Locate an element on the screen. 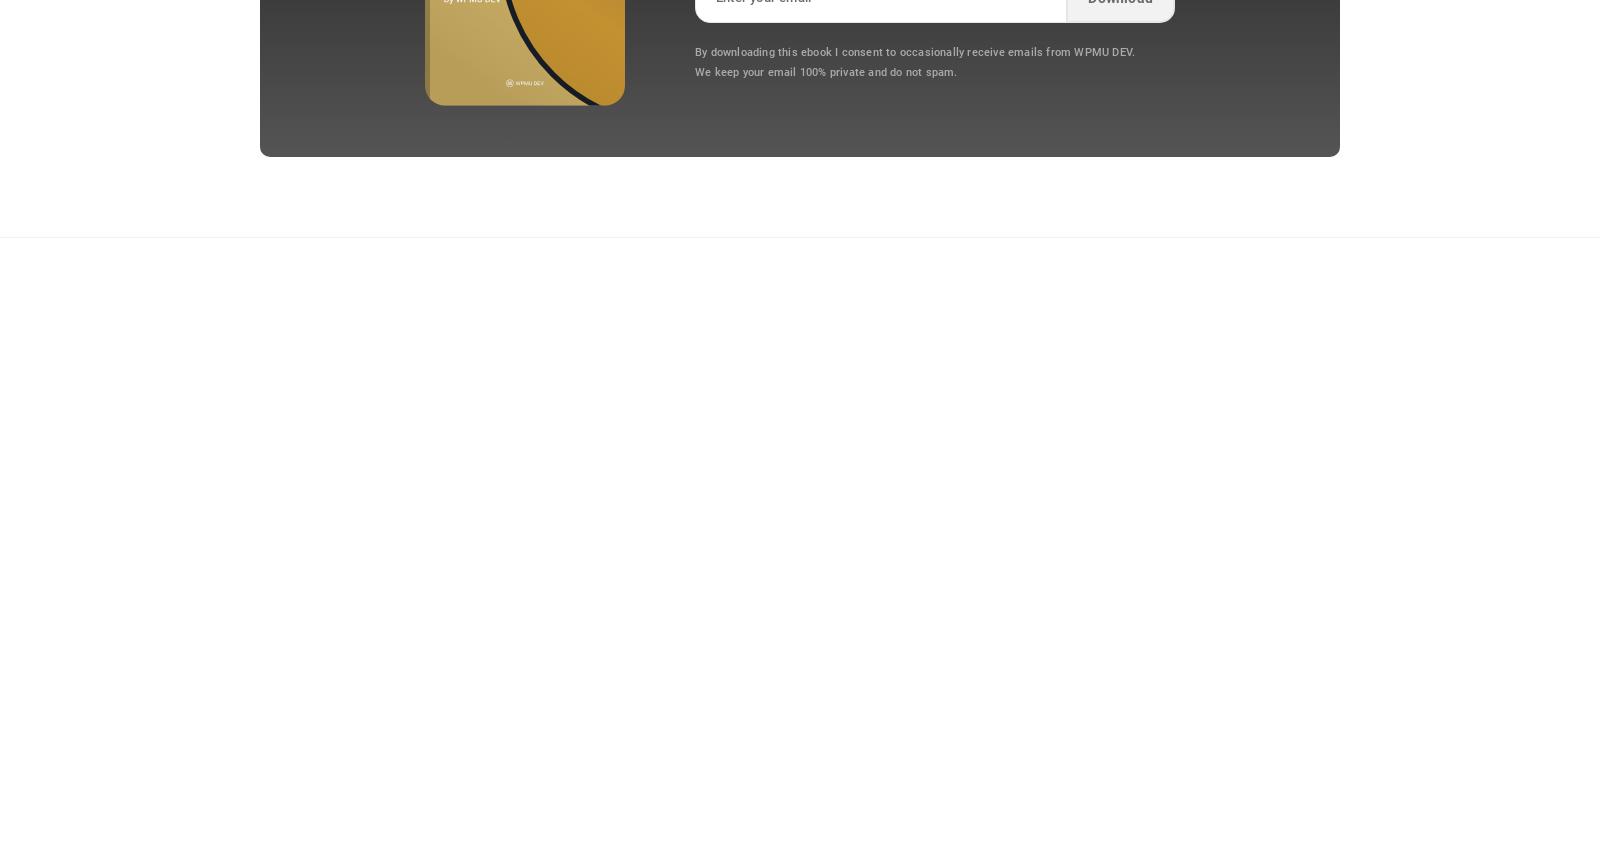 This screenshot has height=854, width=1600. 'About Us' is located at coordinates (1227, 368).